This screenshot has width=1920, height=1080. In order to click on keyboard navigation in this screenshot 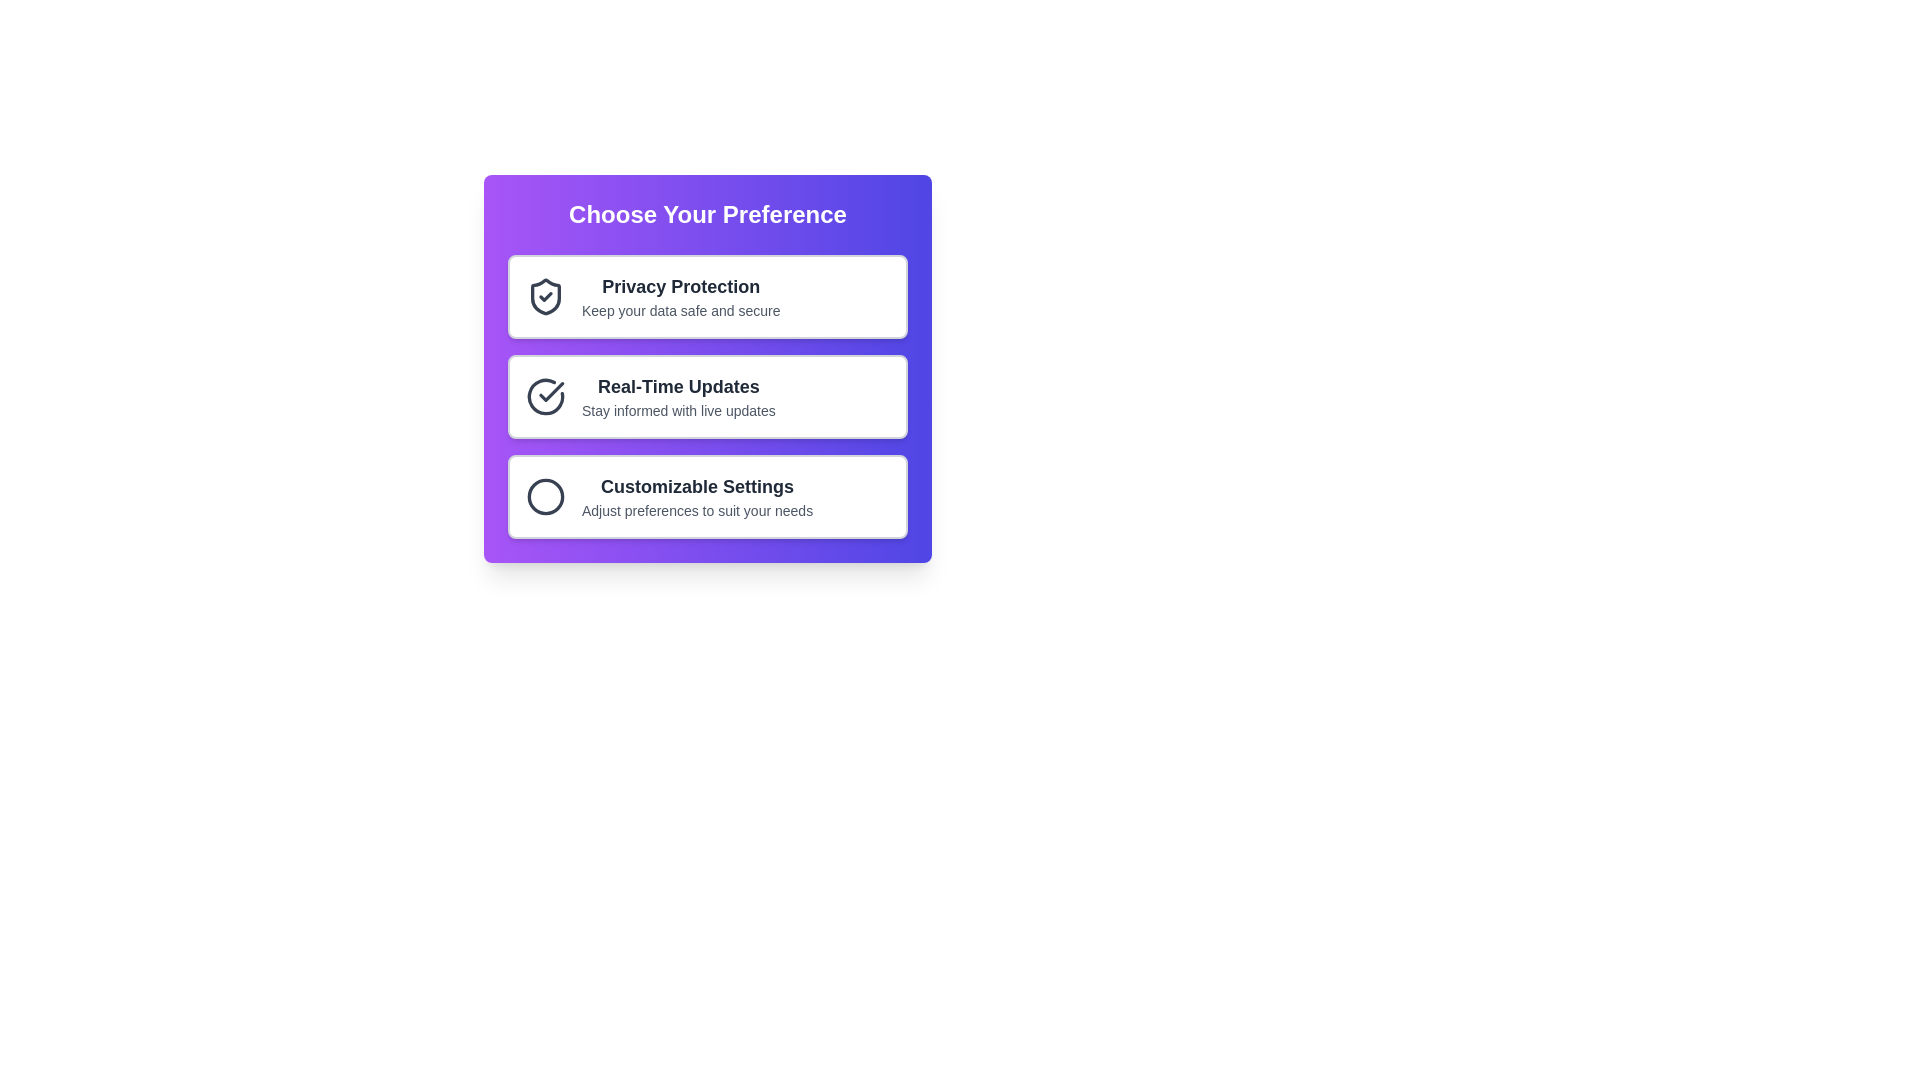, I will do `click(708, 397)`.